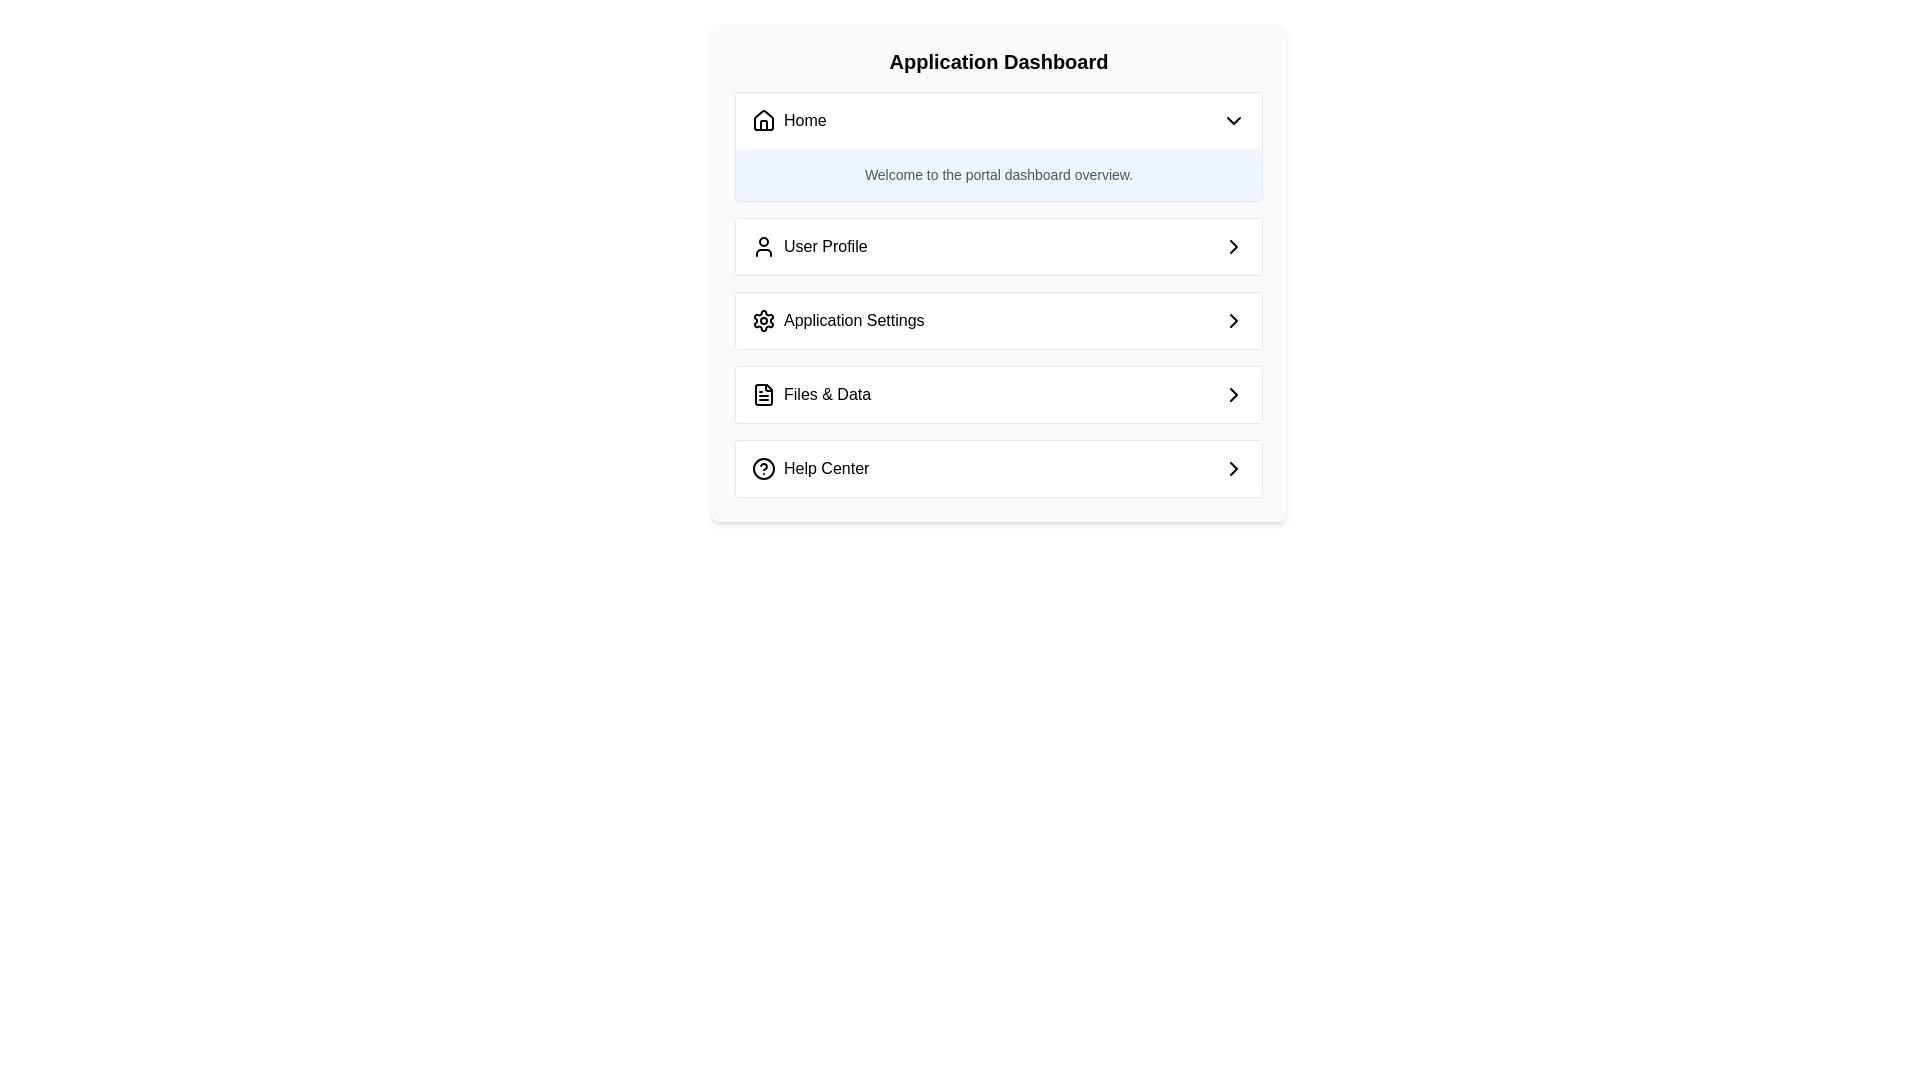 This screenshot has width=1920, height=1080. I want to click on the SVG house icon representing the 'Home' button located at the top left of the main navigation section, so click(762, 120).